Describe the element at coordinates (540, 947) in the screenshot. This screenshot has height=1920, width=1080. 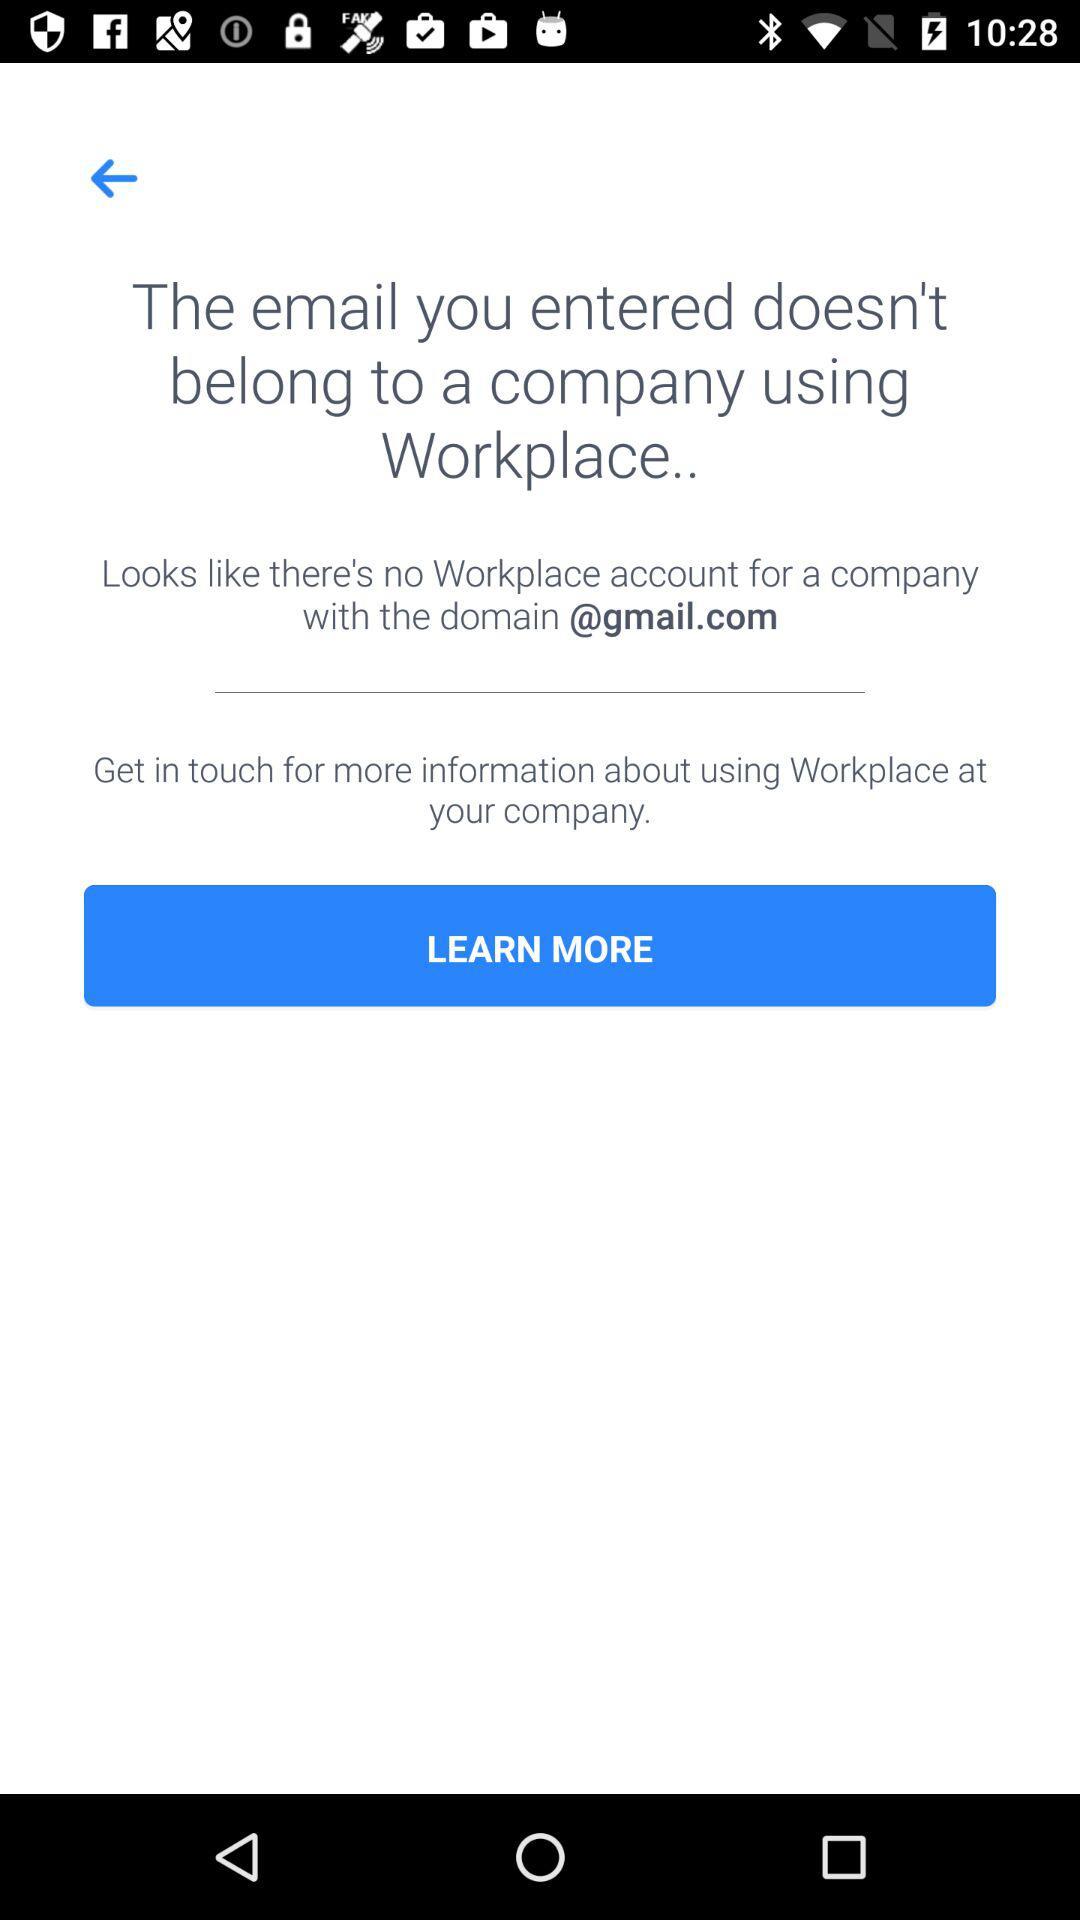
I see `learn more icon` at that location.